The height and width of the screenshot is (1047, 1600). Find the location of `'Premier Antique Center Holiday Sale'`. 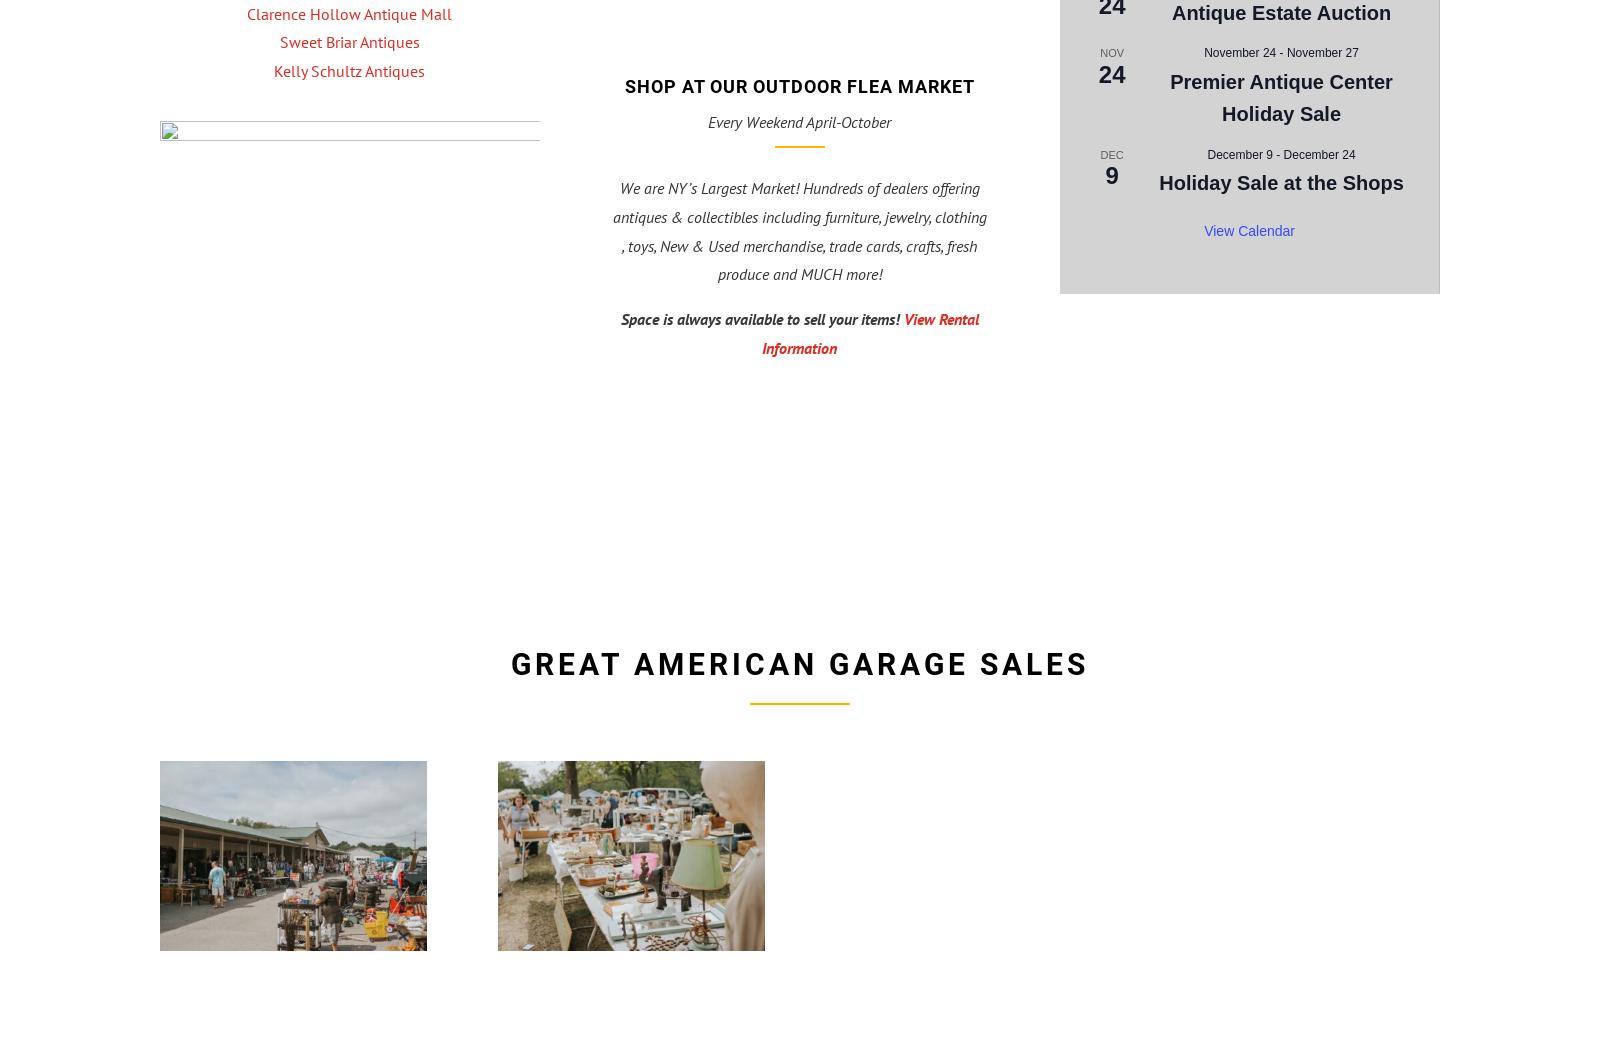

'Premier Antique Center Holiday Sale' is located at coordinates (1279, 96).